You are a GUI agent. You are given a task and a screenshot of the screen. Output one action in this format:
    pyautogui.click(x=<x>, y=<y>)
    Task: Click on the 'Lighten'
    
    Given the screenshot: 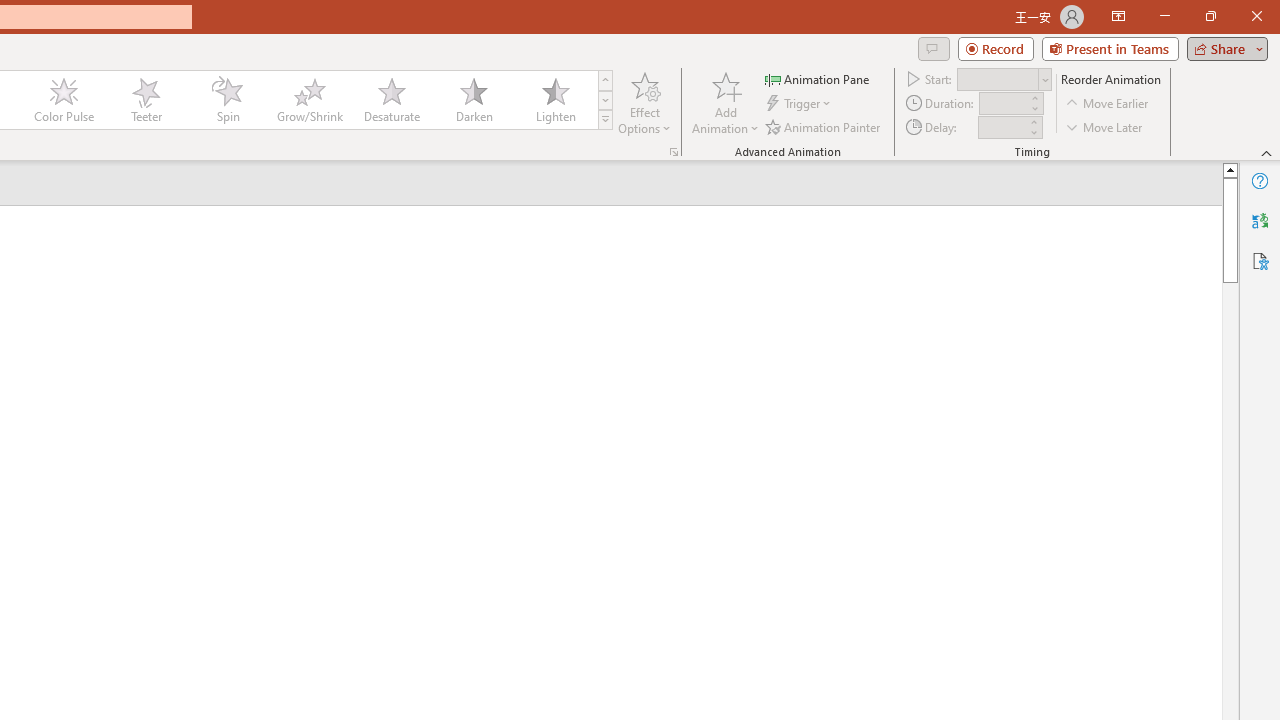 What is the action you would take?
    pyautogui.click(x=555, y=100)
    